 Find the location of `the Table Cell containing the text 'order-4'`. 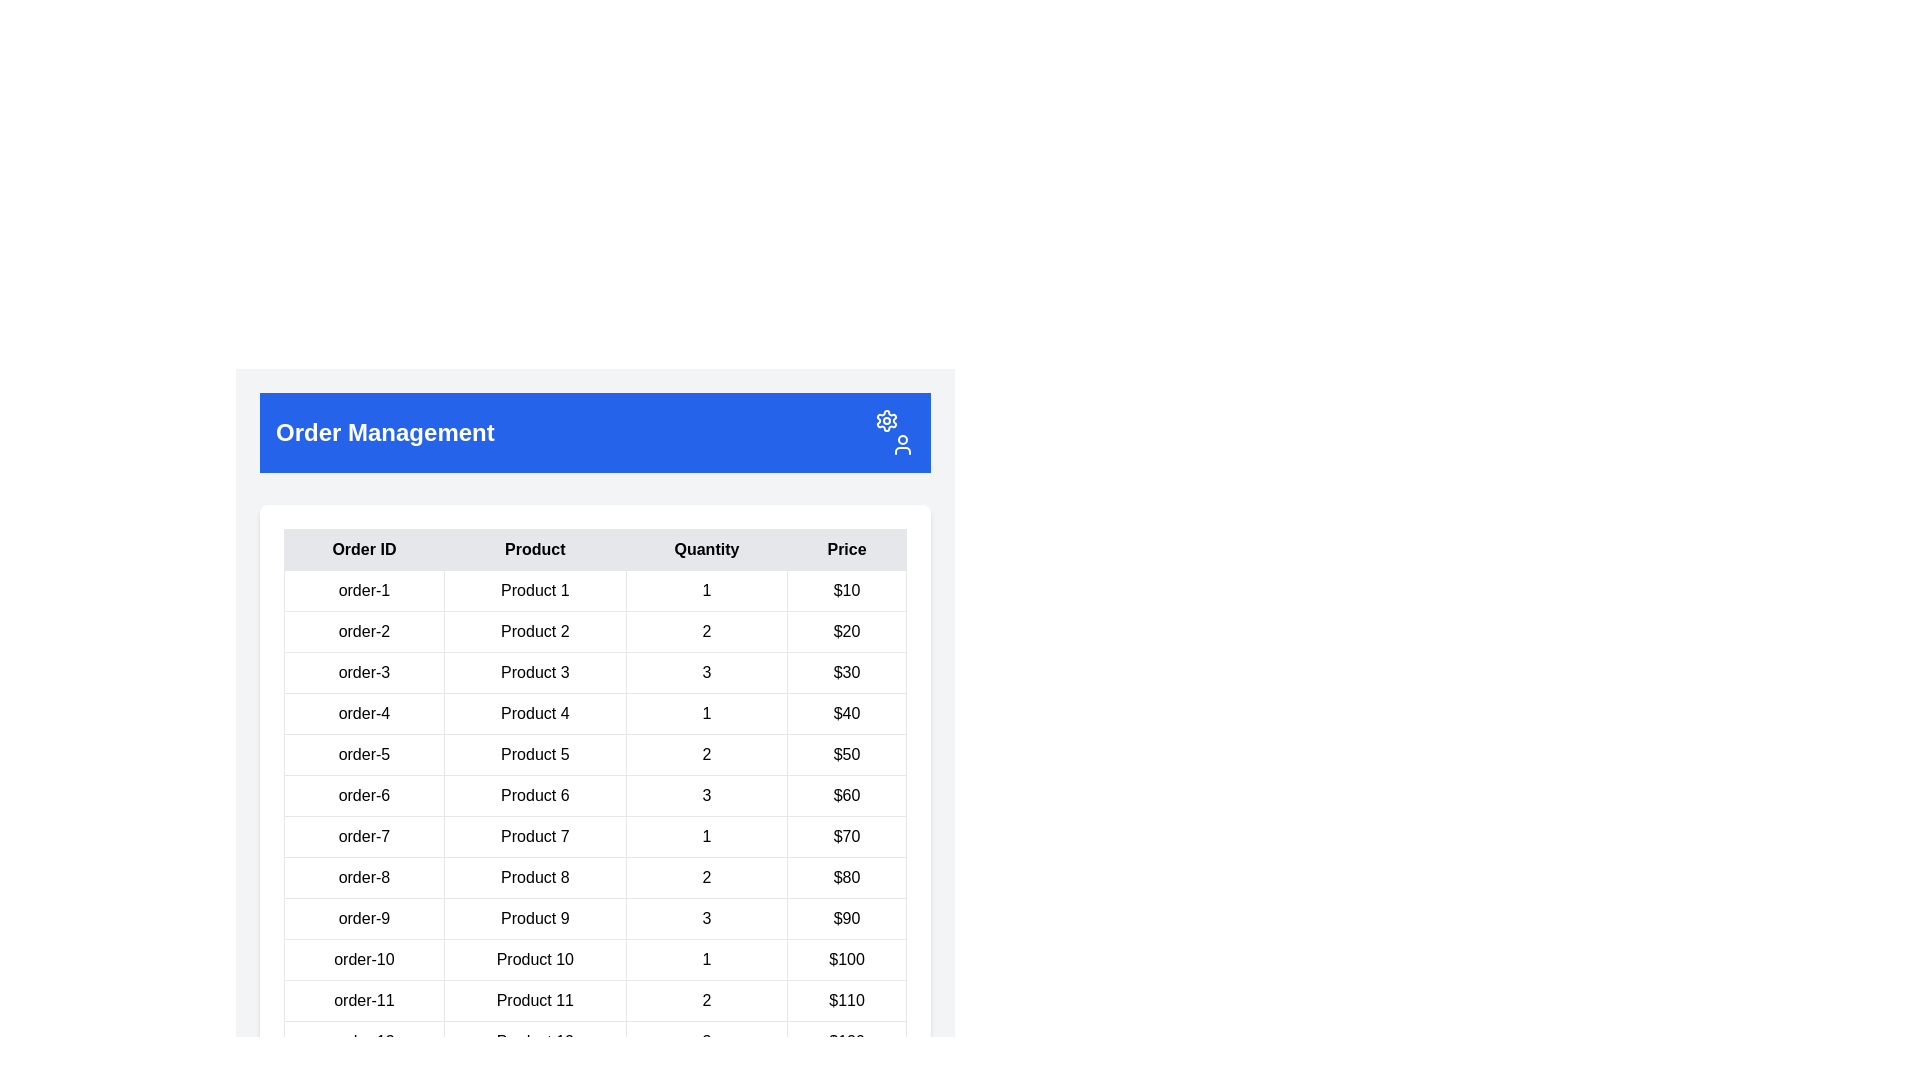

the Table Cell containing the text 'order-4' is located at coordinates (364, 712).